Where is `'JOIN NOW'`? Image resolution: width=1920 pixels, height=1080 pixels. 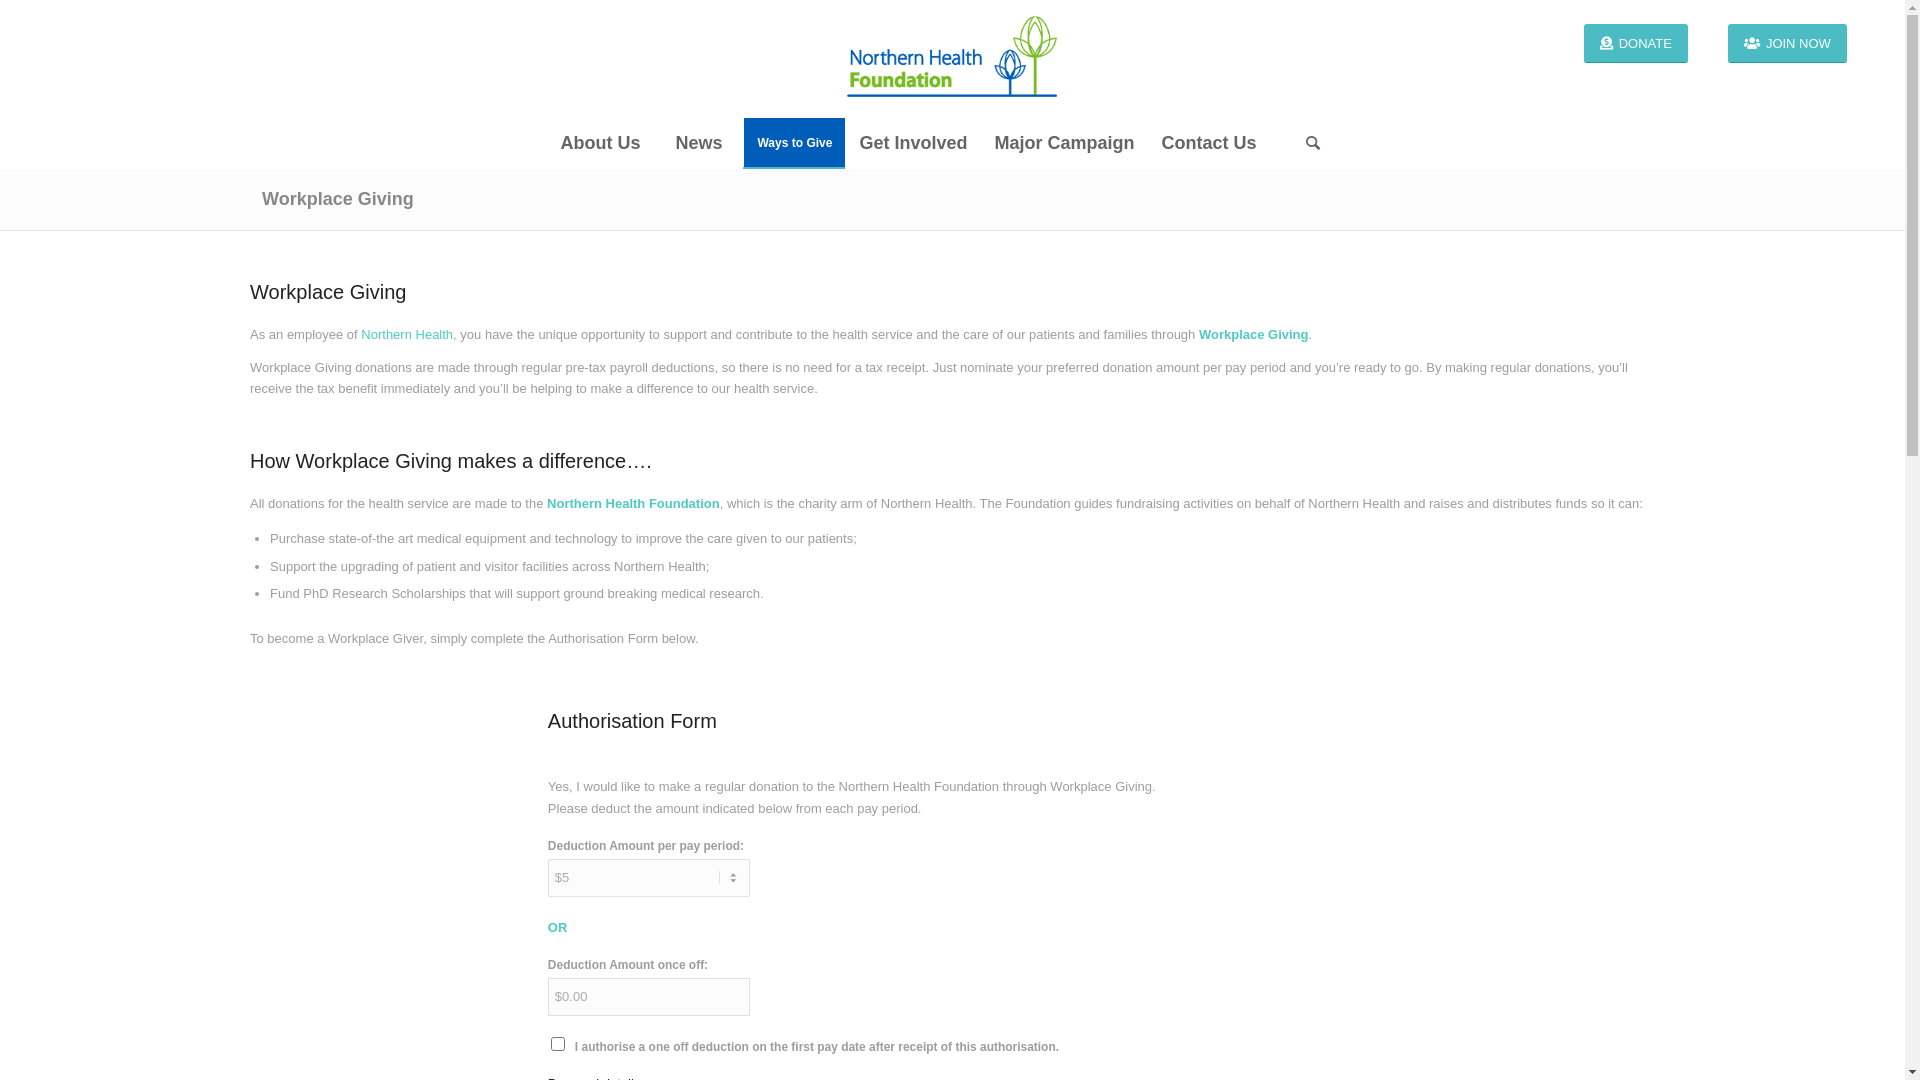 'JOIN NOW' is located at coordinates (1727, 43).